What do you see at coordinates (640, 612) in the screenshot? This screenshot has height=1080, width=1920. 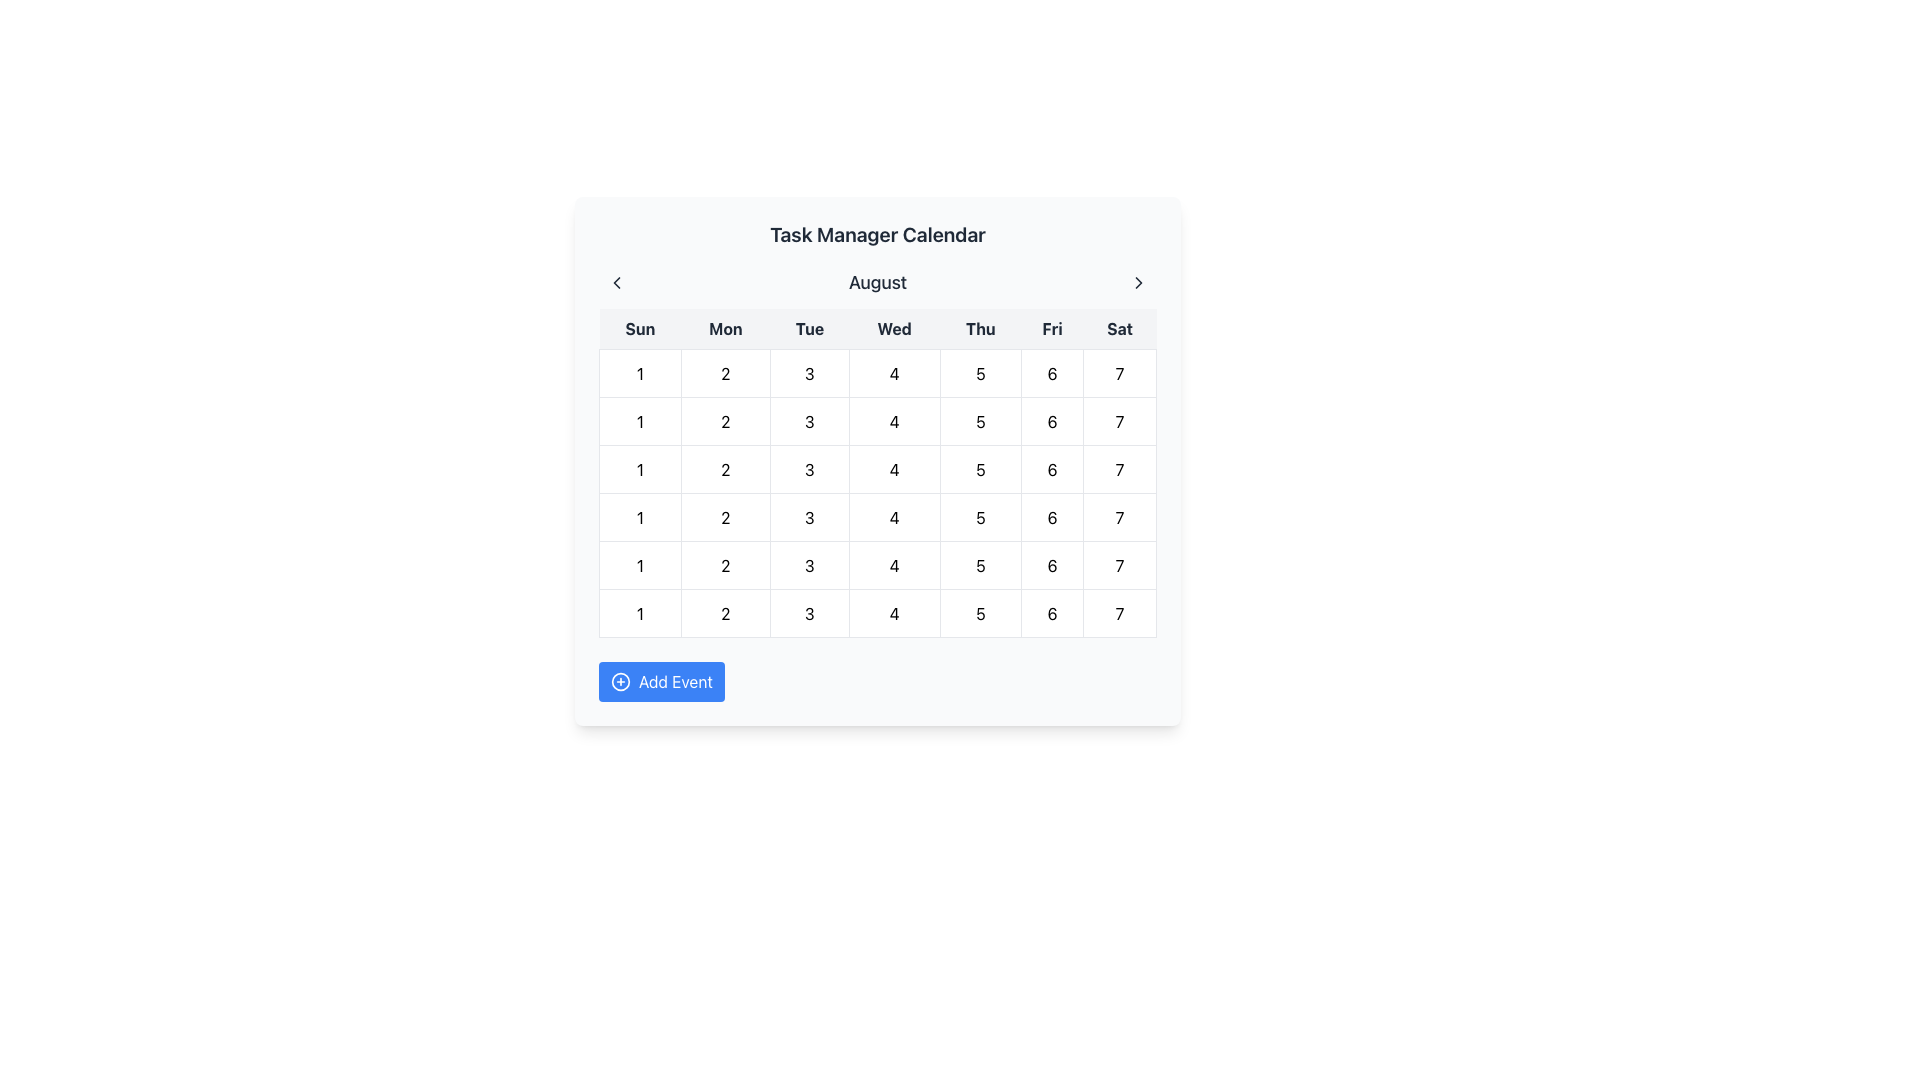 I see `the text element representing the first day of the week (Sunday) in the calendar grid, located in the first column of the sixth row` at bounding box center [640, 612].